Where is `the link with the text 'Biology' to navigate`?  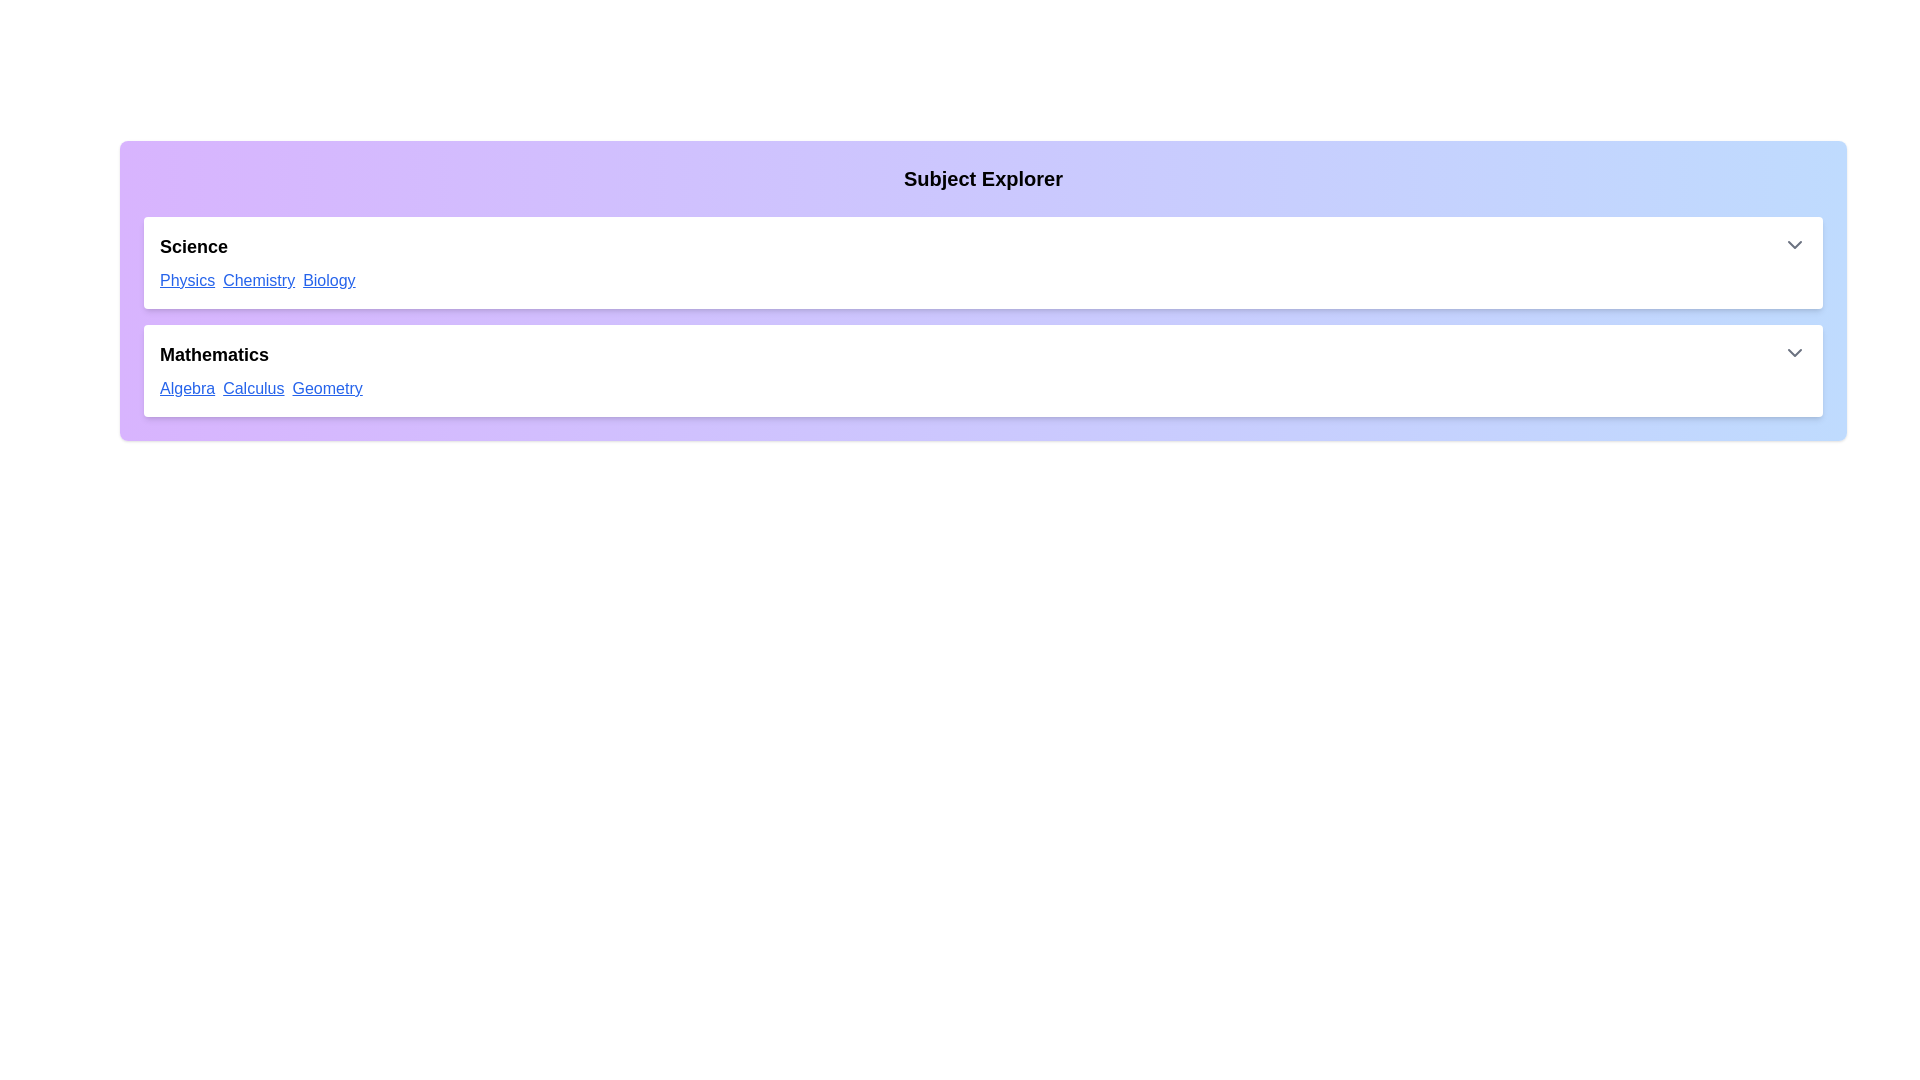
the link with the text 'Biology' to navigate is located at coordinates (329, 281).